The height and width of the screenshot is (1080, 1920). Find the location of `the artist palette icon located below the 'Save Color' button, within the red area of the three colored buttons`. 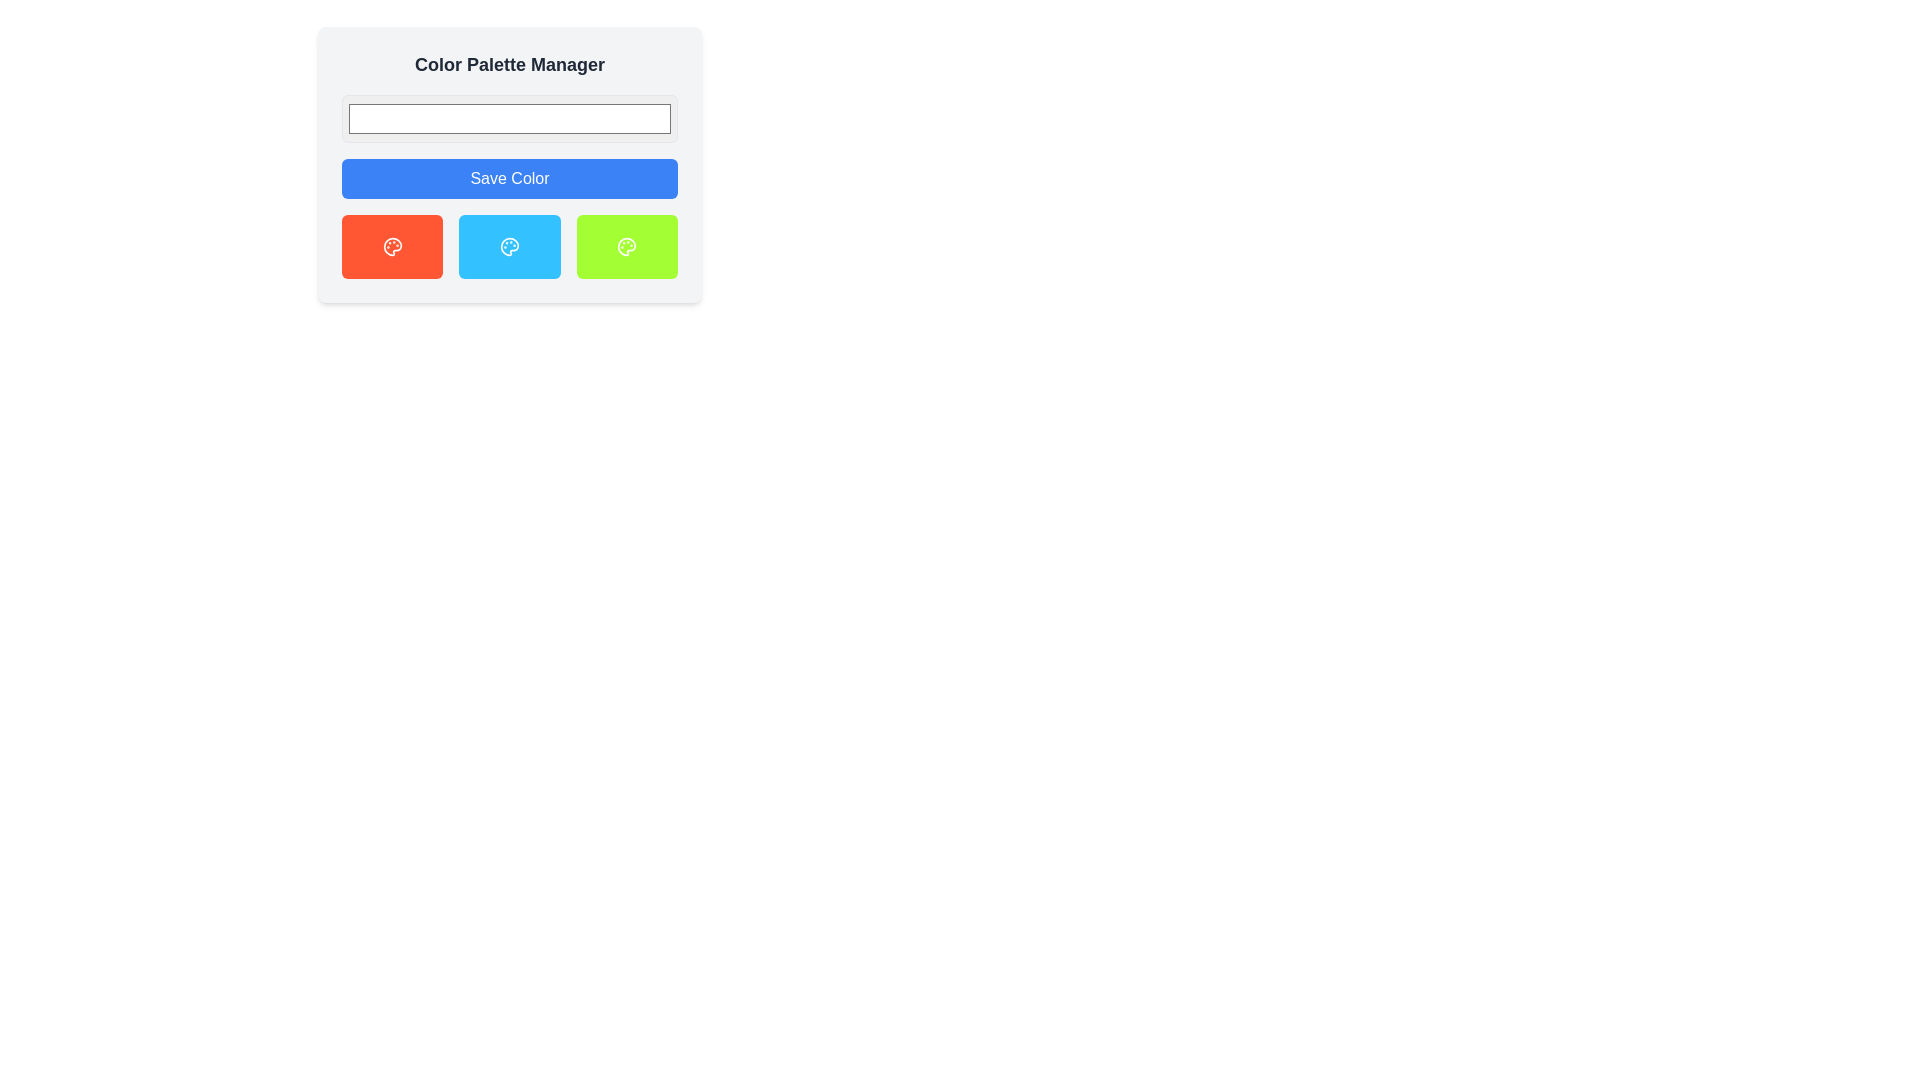

the artist palette icon located below the 'Save Color' button, within the red area of the three colored buttons is located at coordinates (392, 245).